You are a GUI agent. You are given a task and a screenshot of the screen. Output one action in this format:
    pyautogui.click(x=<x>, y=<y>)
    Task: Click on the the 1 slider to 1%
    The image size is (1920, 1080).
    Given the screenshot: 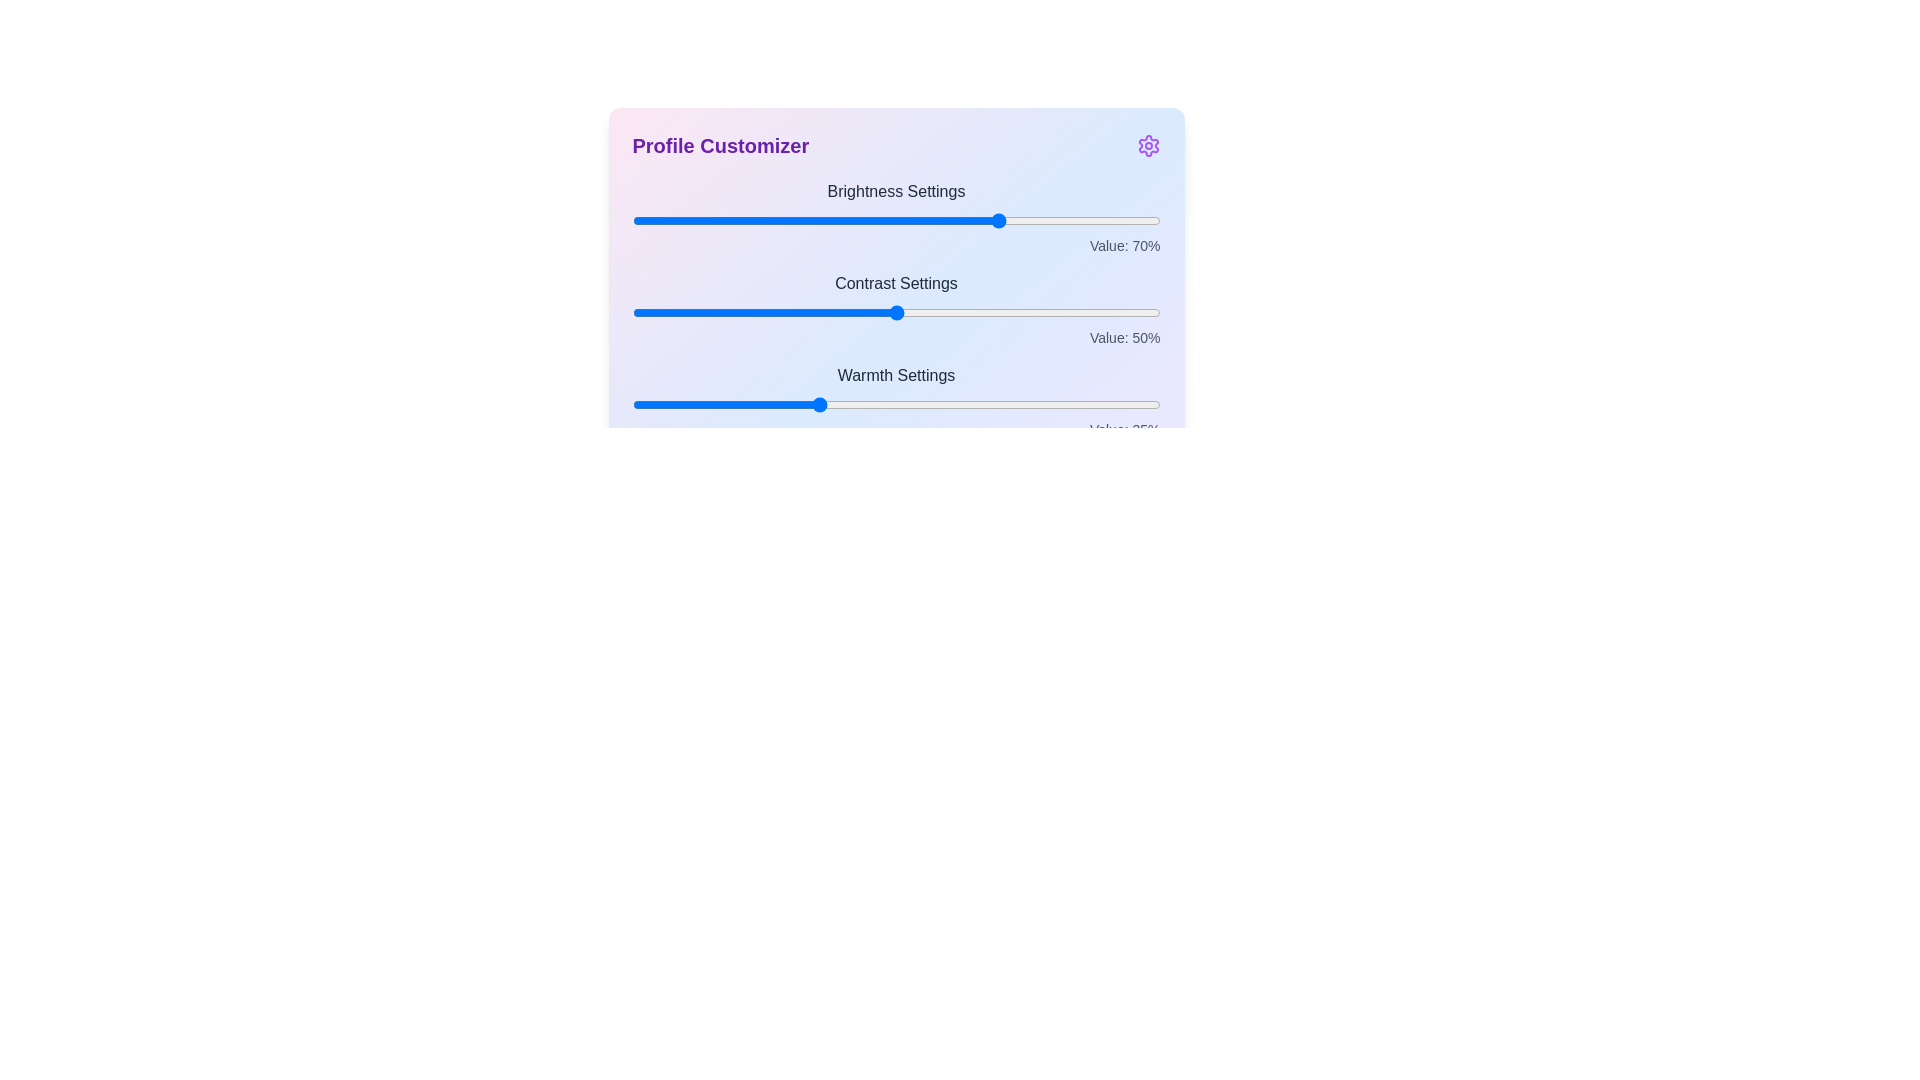 What is the action you would take?
    pyautogui.click(x=636, y=312)
    